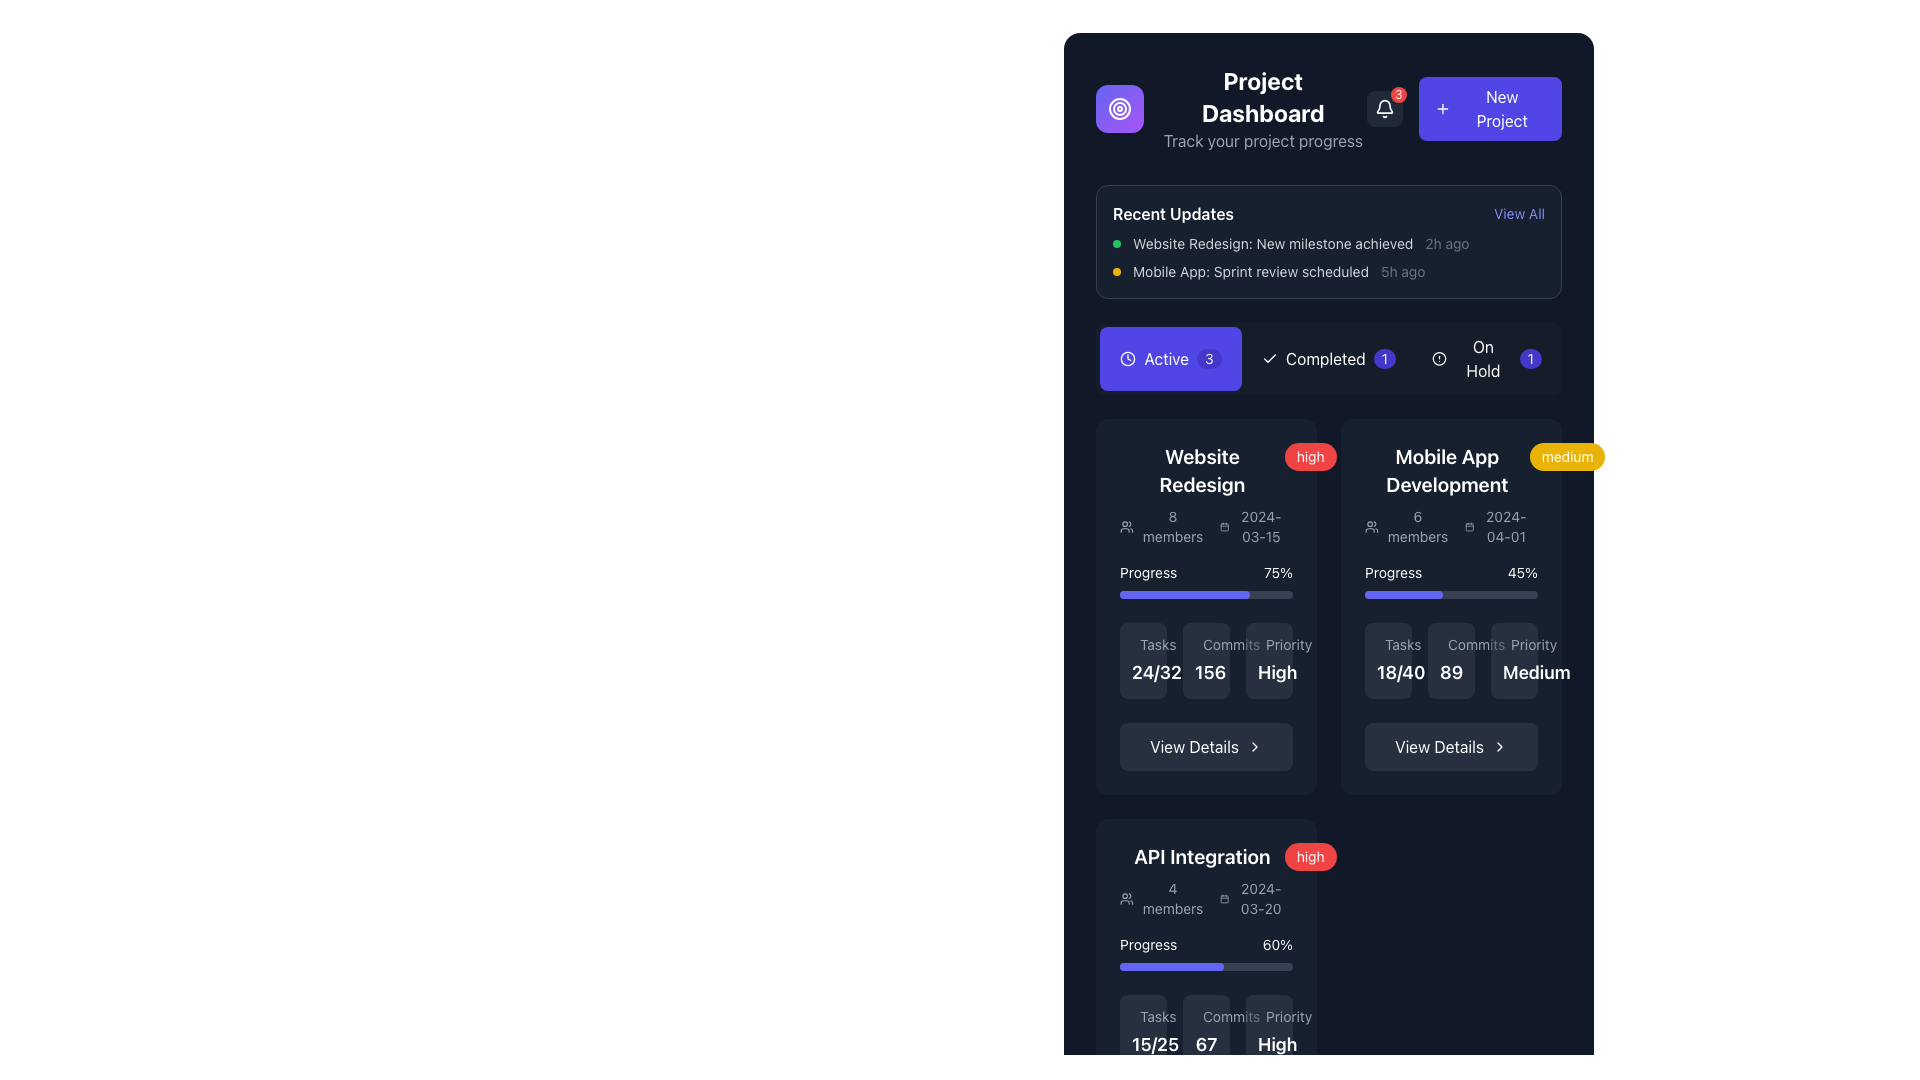  What do you see at coordinates (1269, 357) in the screenshot?
I see `the checkmark icon located in the 'Completed' tab, positioned second from the left in the button group above the project cards` at bounding box center [1269, 357].